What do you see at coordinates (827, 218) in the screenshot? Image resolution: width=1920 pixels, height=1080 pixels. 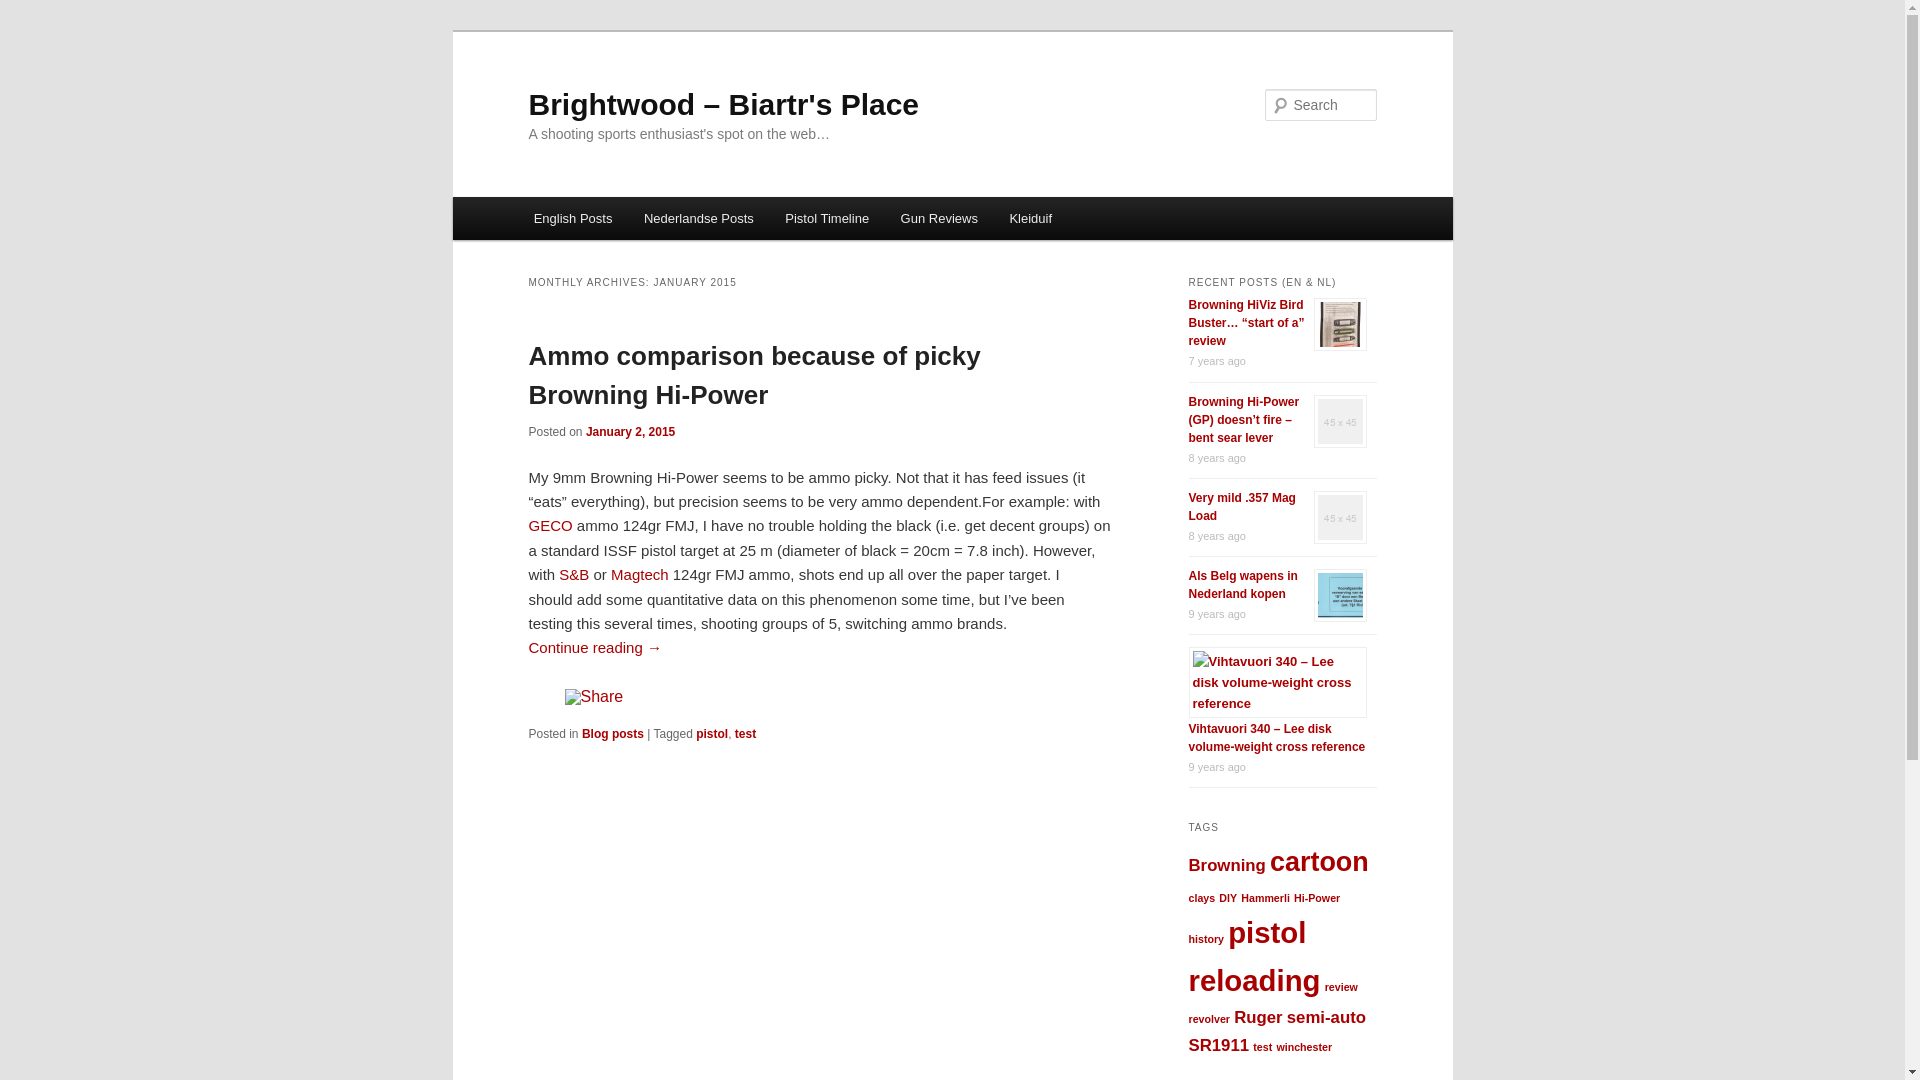 I see `'Pistol Timeline'` at bounding box center [827, 218].